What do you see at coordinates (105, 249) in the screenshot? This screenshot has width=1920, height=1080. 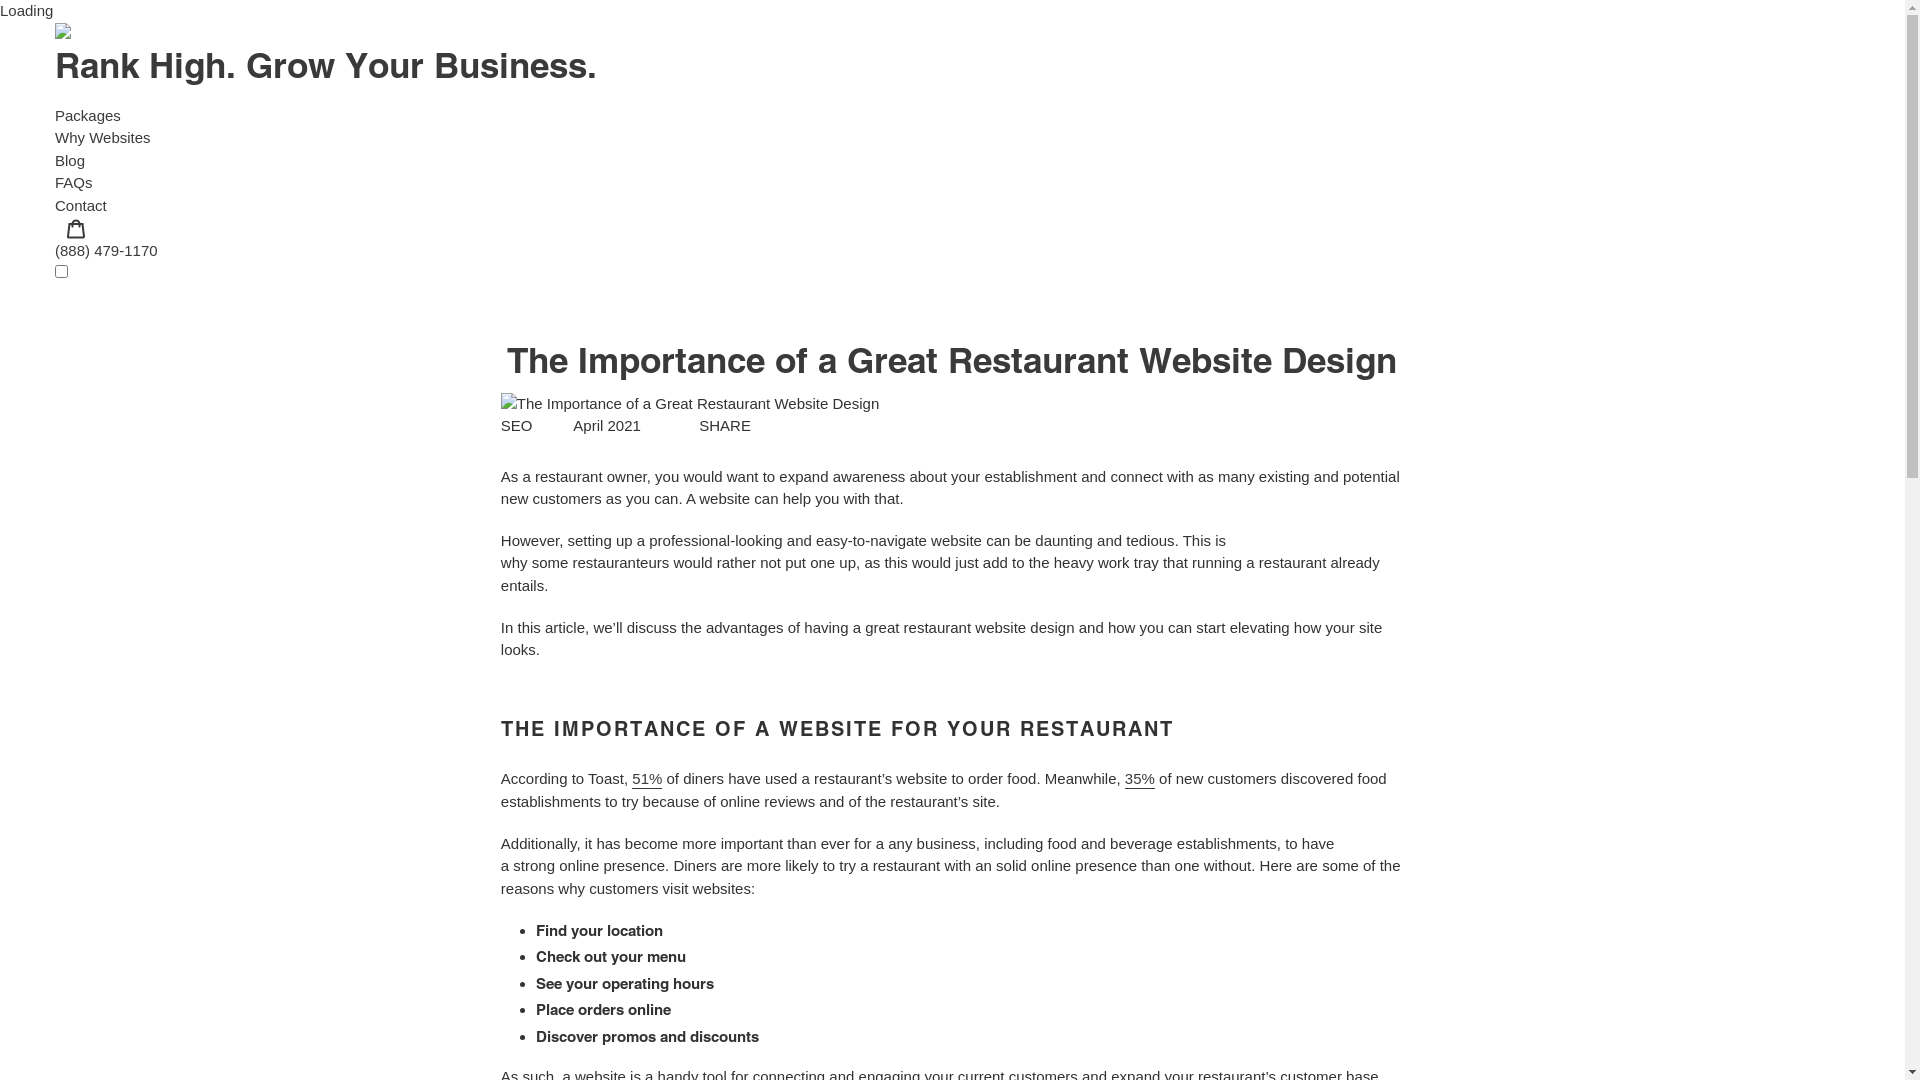 I see `'(888) 479-1170'` at bounding box center [105, 249].